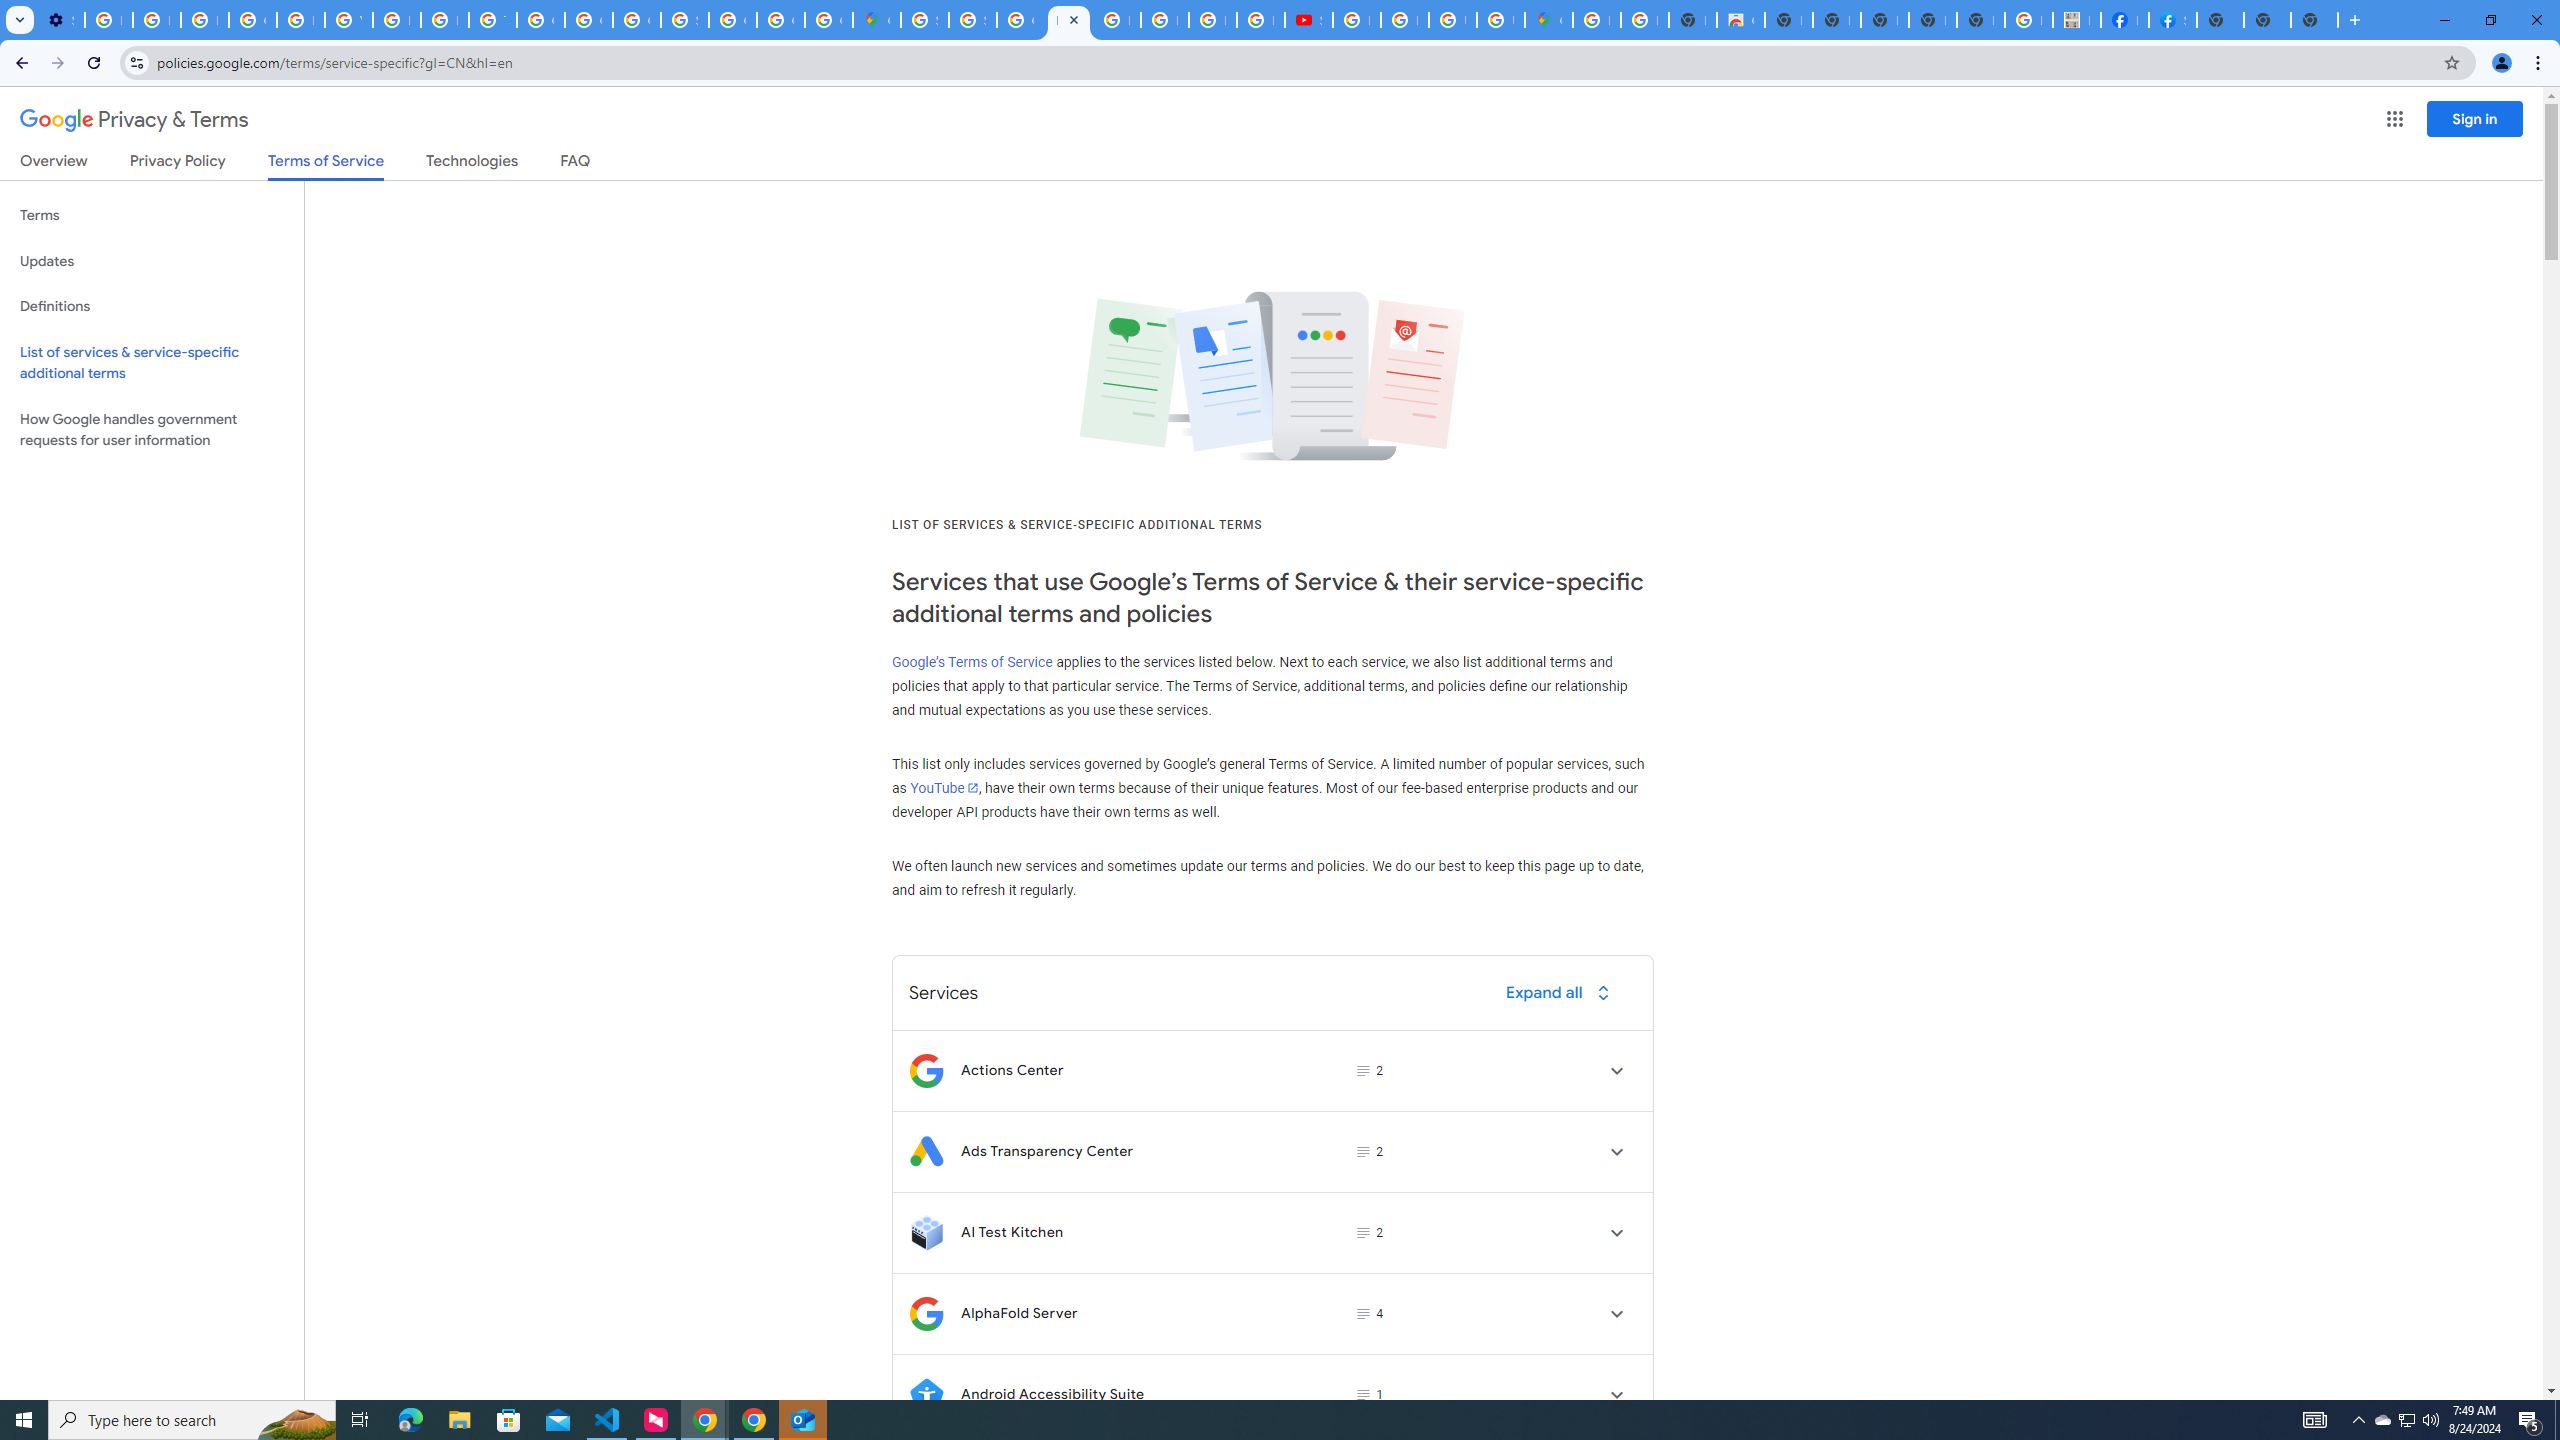 The height and width of the screenshot is (1440, 2560). I want to click on 'Blogger Policies and Guidelines - Transparency Center', so click(1116, 19).